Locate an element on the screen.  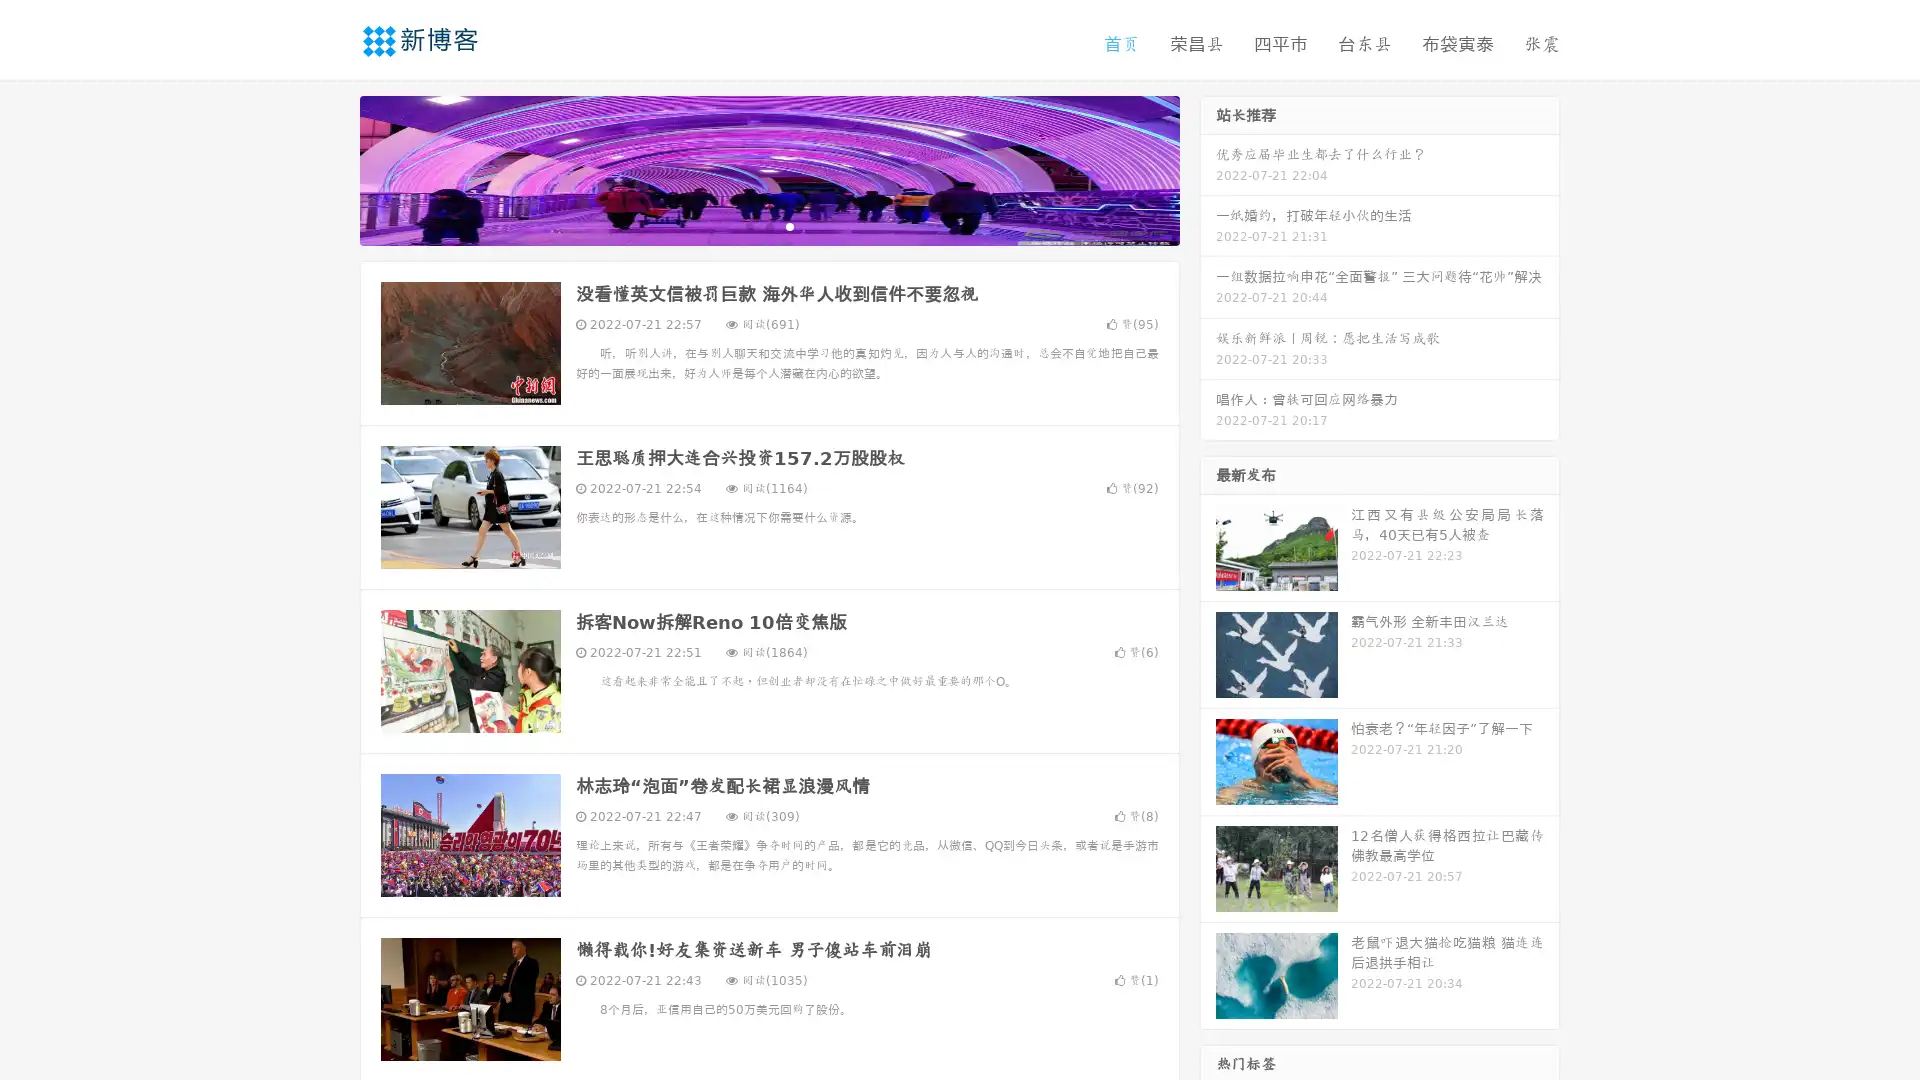
Go to slide 2 is located at coordinates (768, 225).